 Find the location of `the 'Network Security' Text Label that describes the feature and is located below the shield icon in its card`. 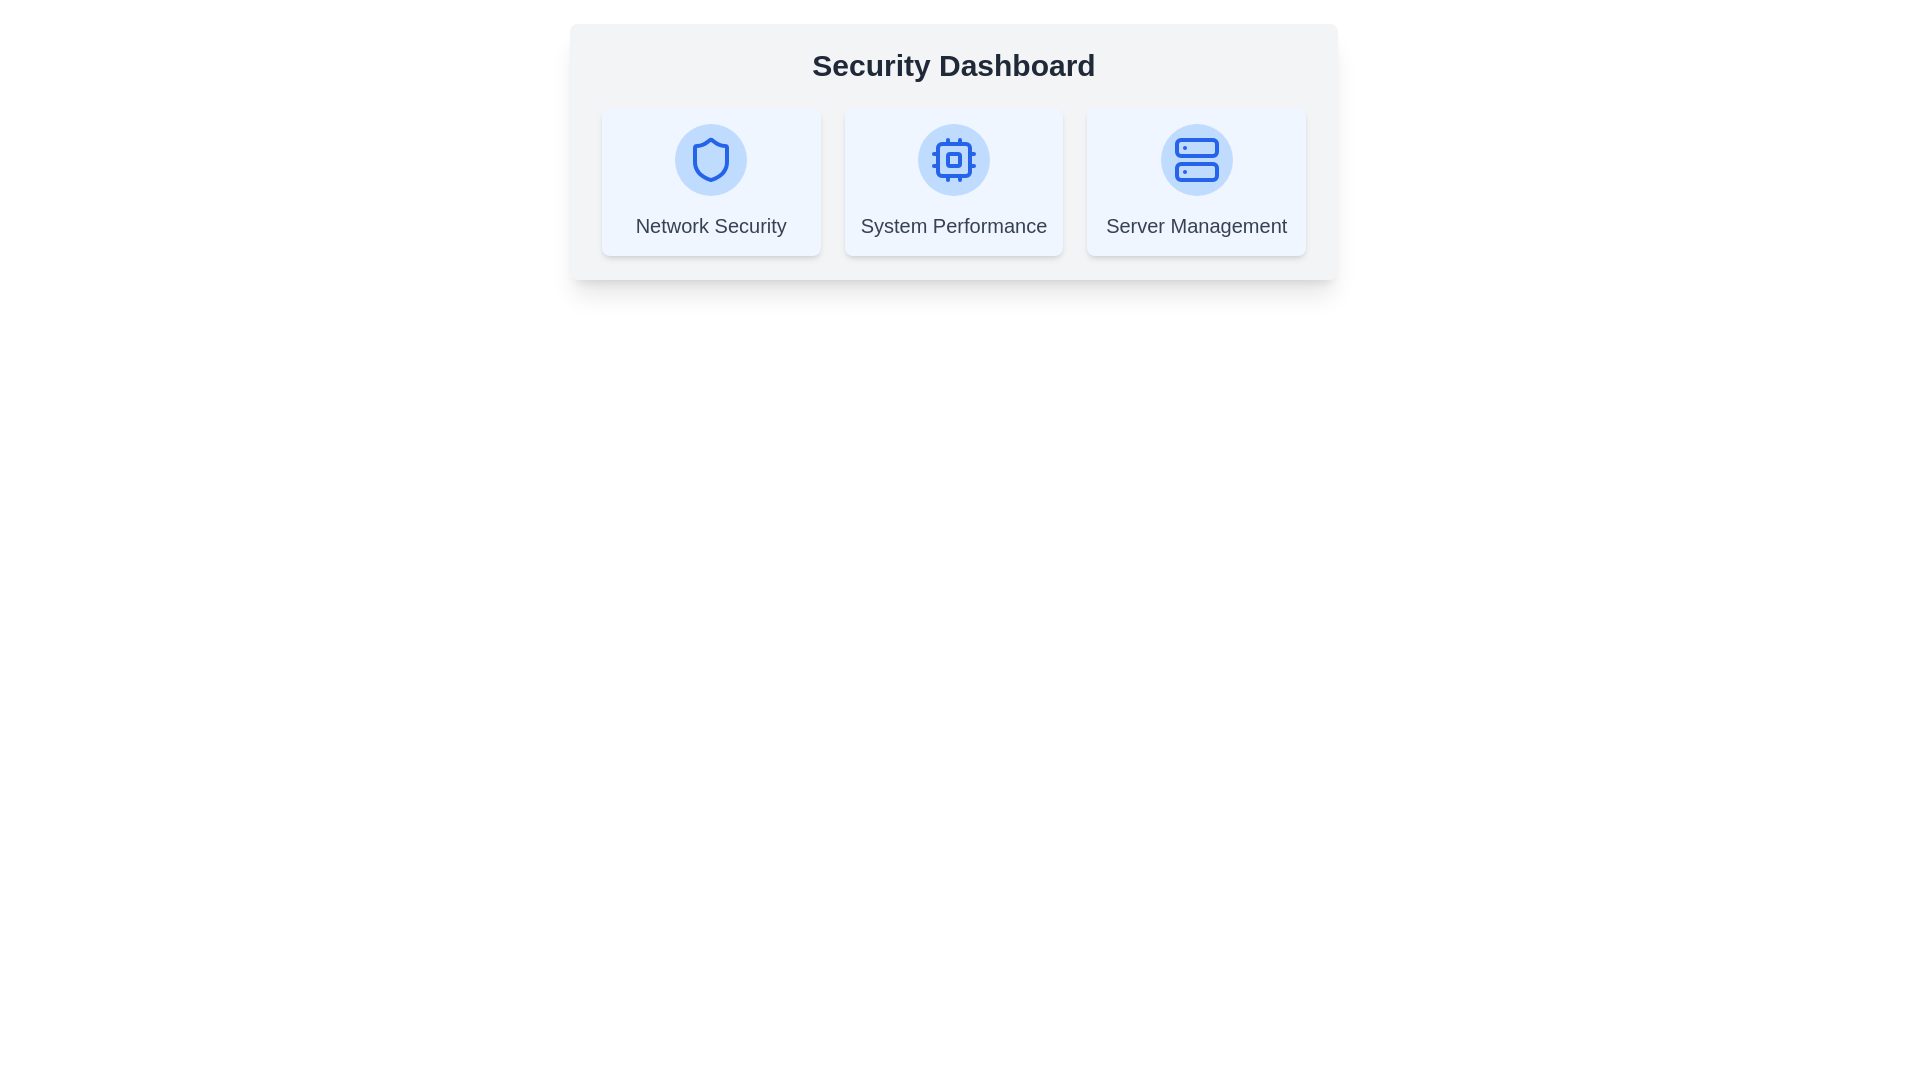

the 'Network Security' Text Label that describes the feature and is located below the shield icon in its card is located at coordinates (711, 225).